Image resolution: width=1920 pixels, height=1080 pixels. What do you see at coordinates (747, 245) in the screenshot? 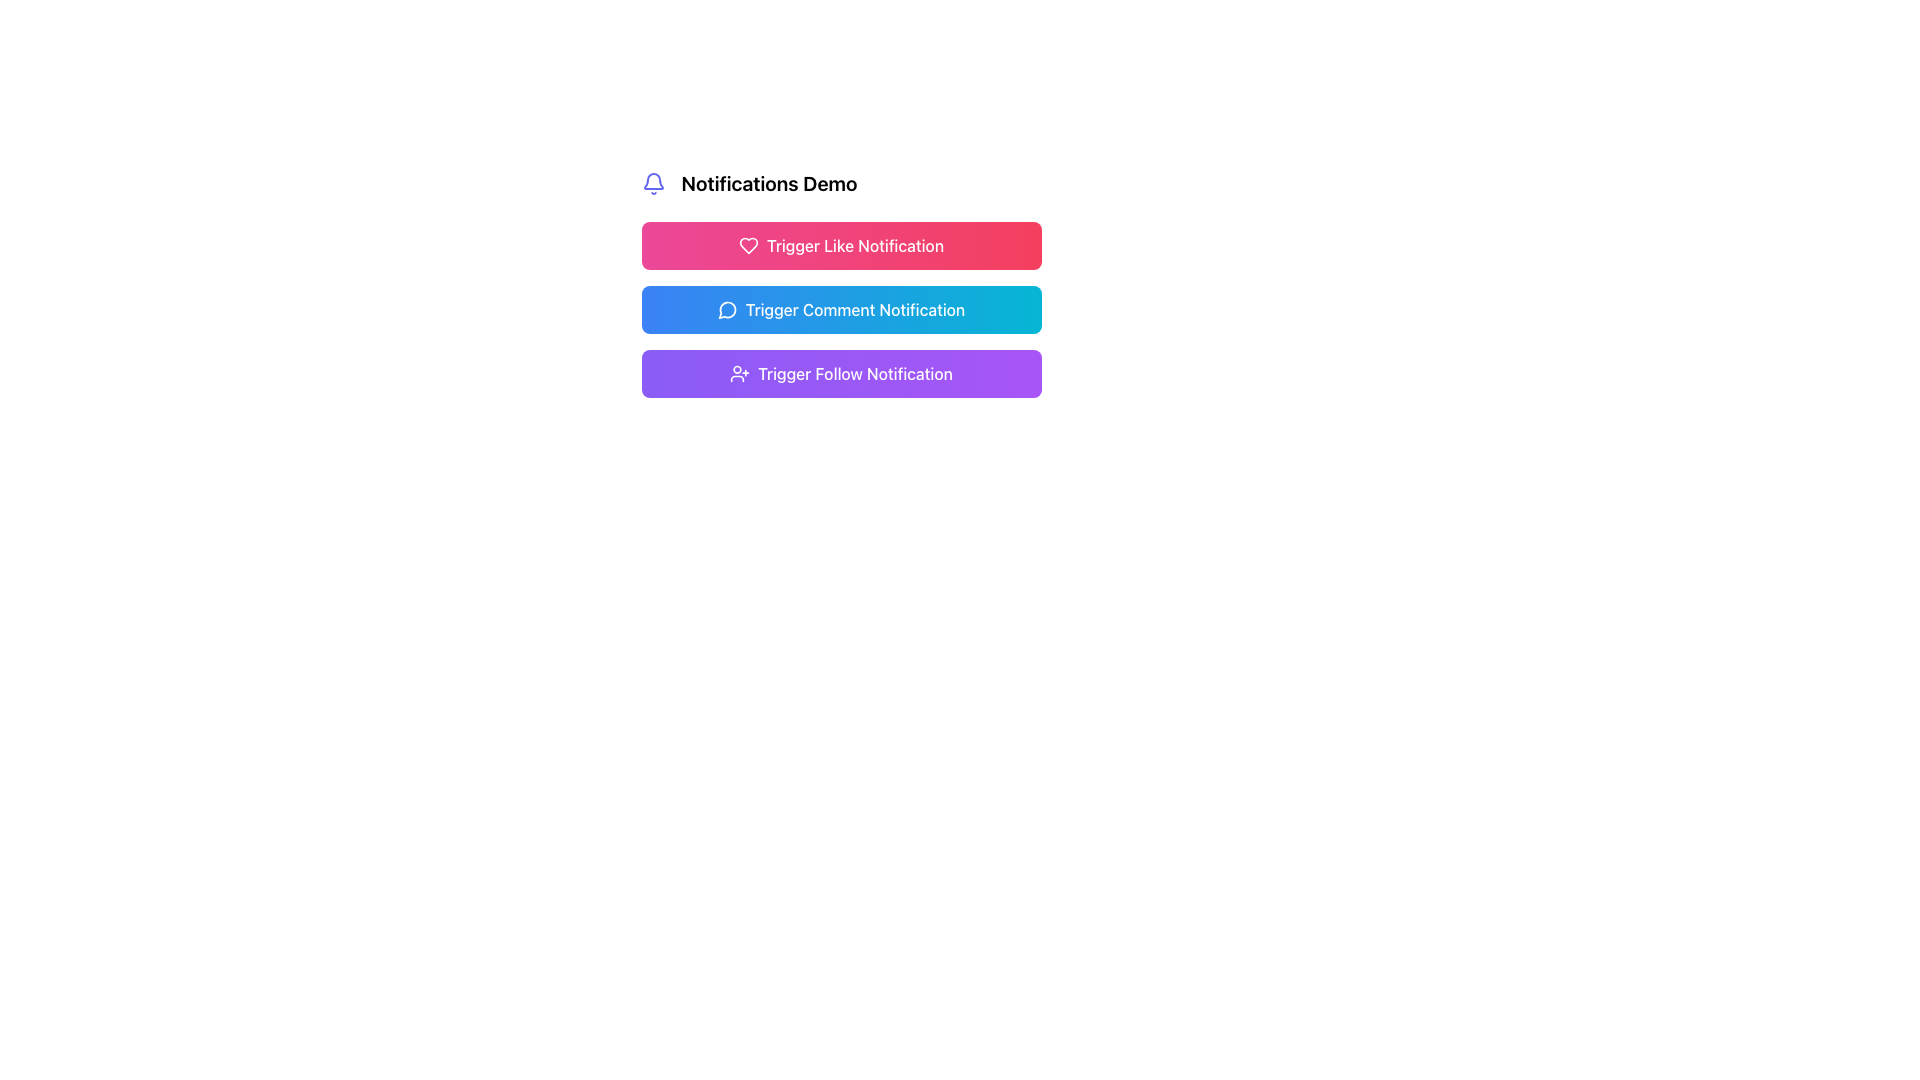
I see `the heart-shaped icon with a hollow center, which is located within the 'Trigger Like Notification' button for tooltip or visual feedback` at bounding box center [747, 245].